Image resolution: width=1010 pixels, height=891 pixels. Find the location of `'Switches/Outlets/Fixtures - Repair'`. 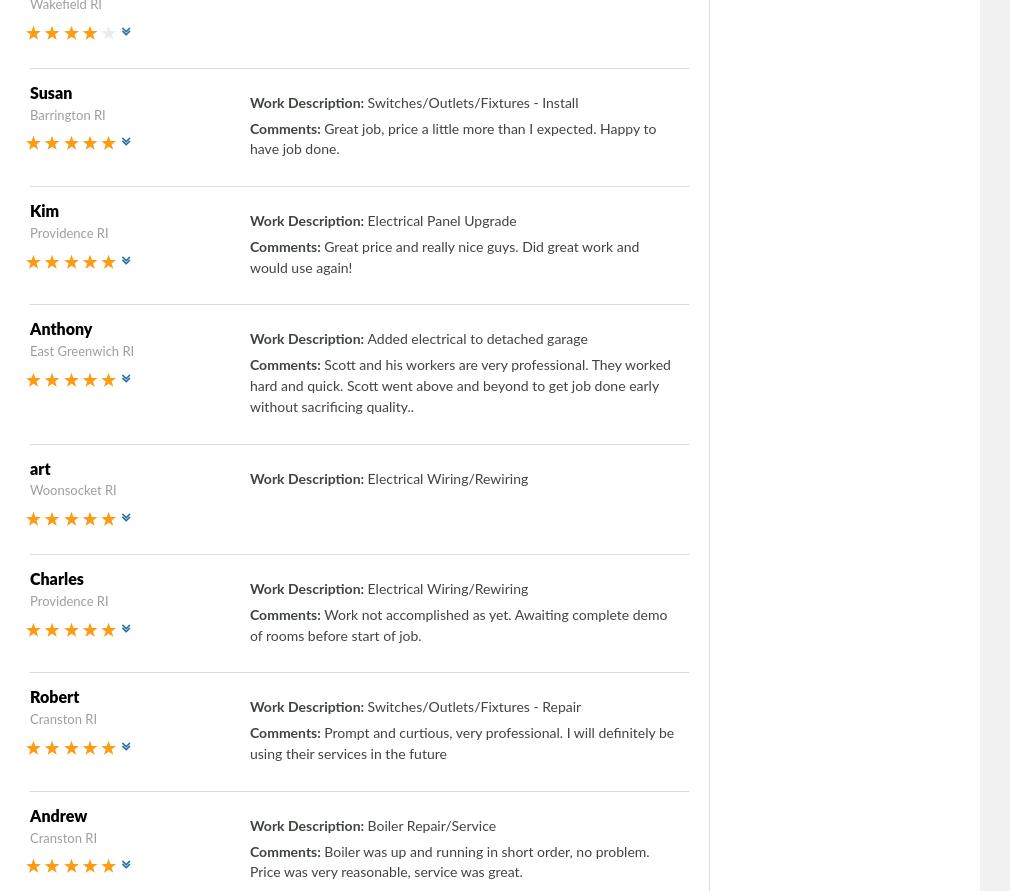

'Switches/Outlets/Fixtures - Repair' is located at coordinates (473, 706).